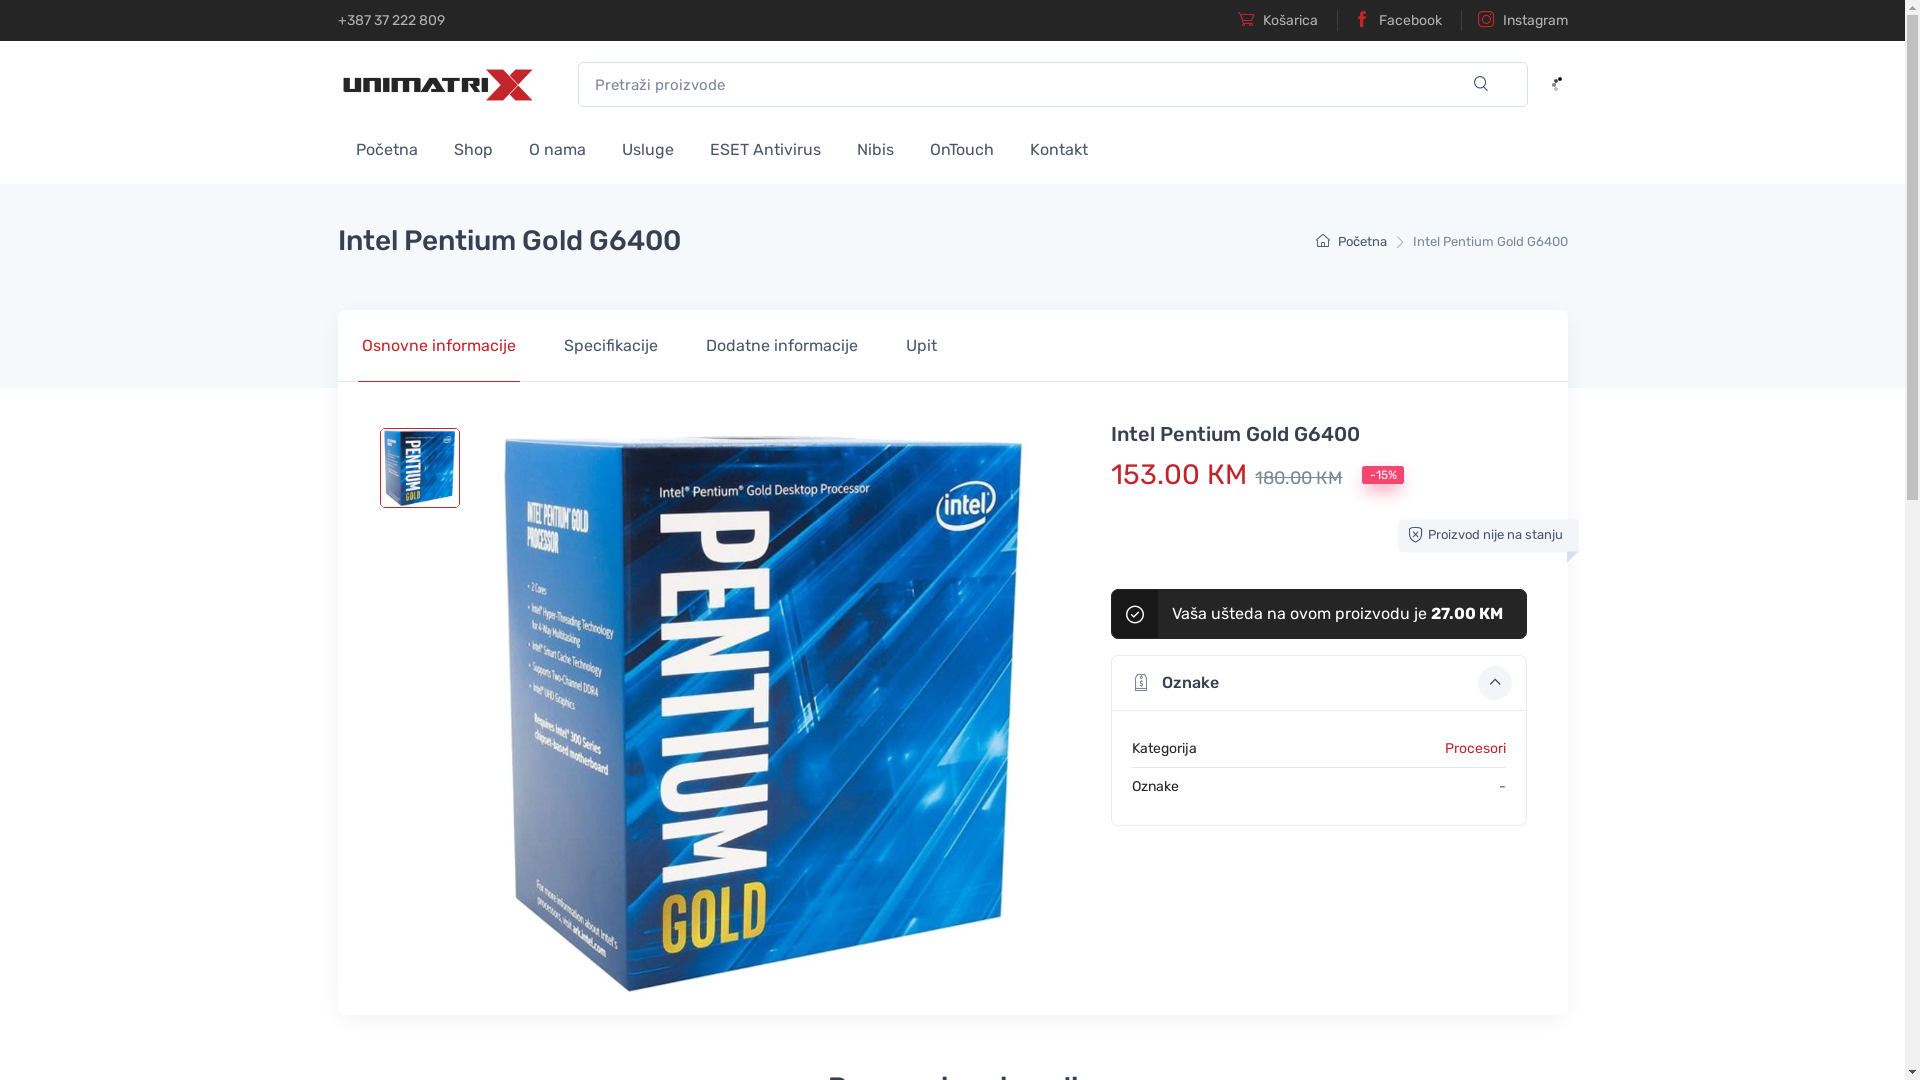  What do you see at coordinates (509, 146) in the screenshot?
I see `'O nama'` at bounding box center [509, 146].